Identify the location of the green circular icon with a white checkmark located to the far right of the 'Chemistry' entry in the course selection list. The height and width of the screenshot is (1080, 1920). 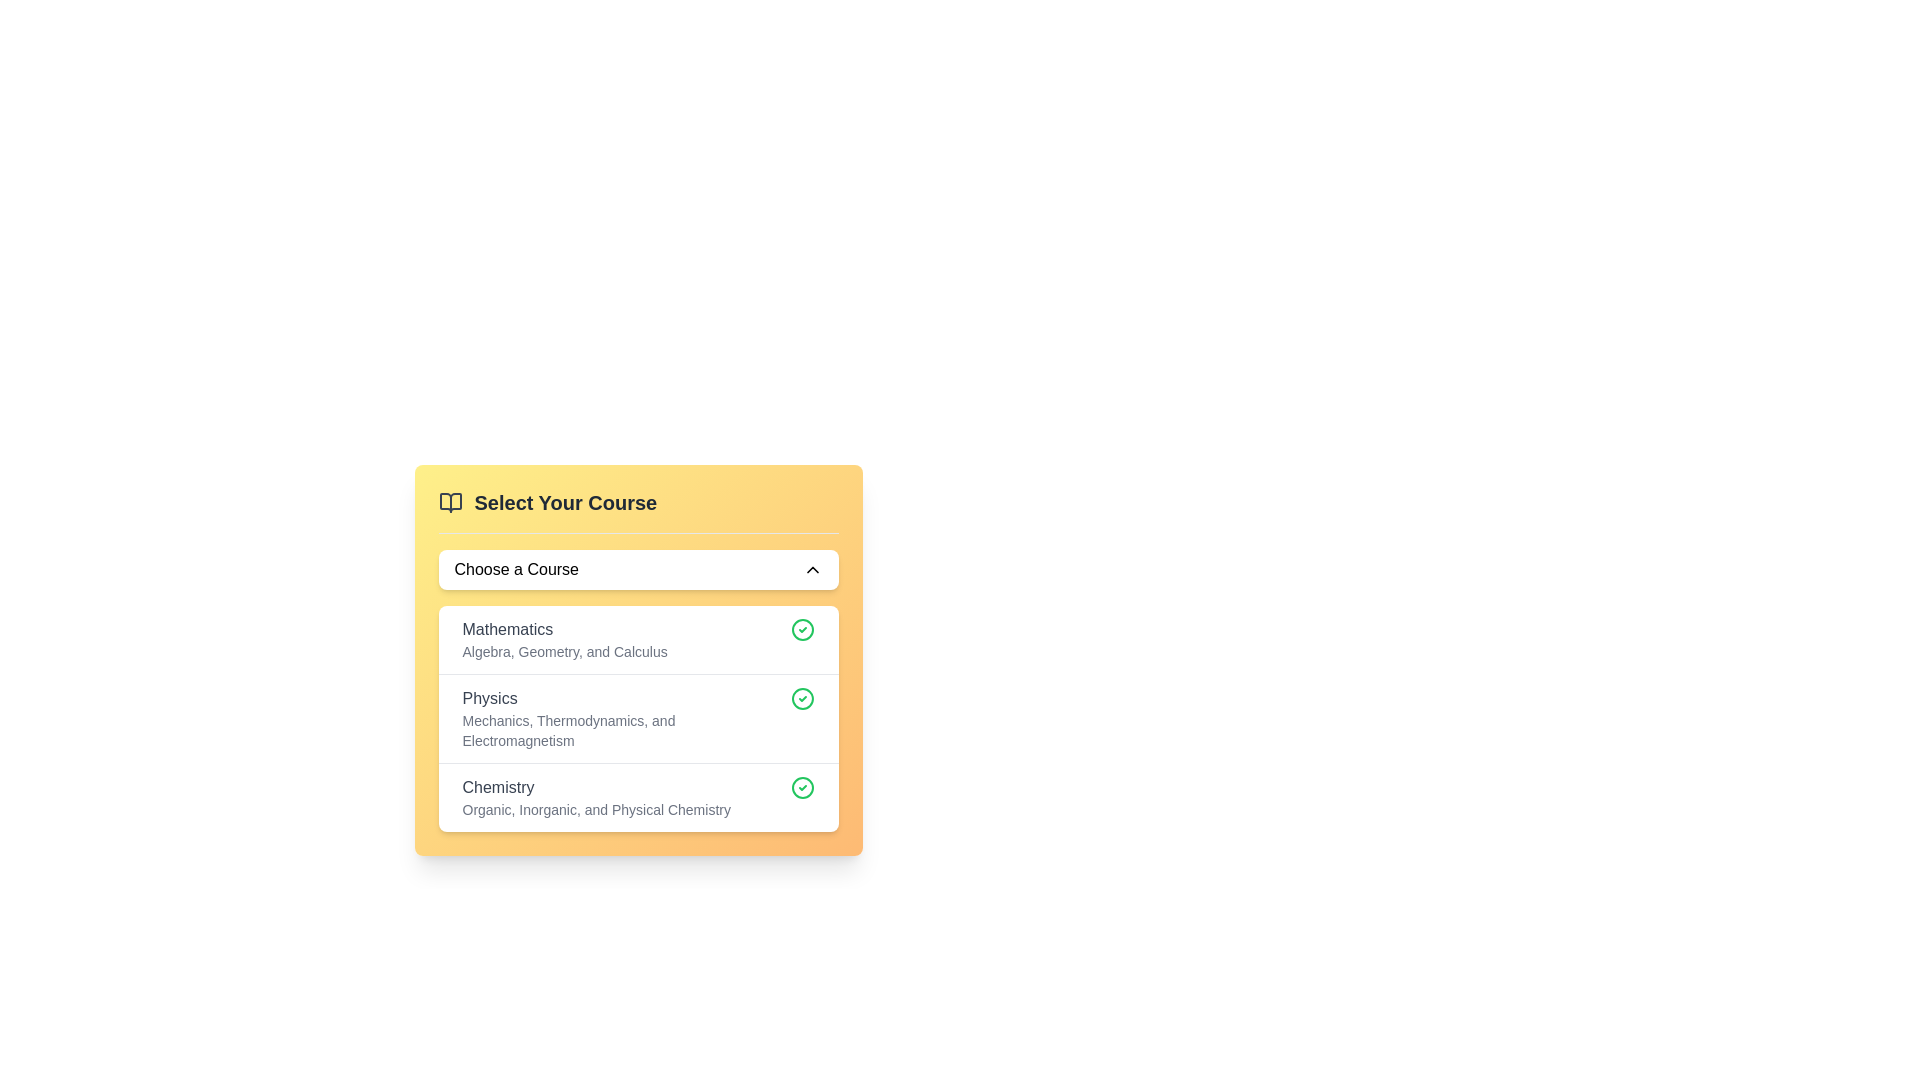
(802, 697).